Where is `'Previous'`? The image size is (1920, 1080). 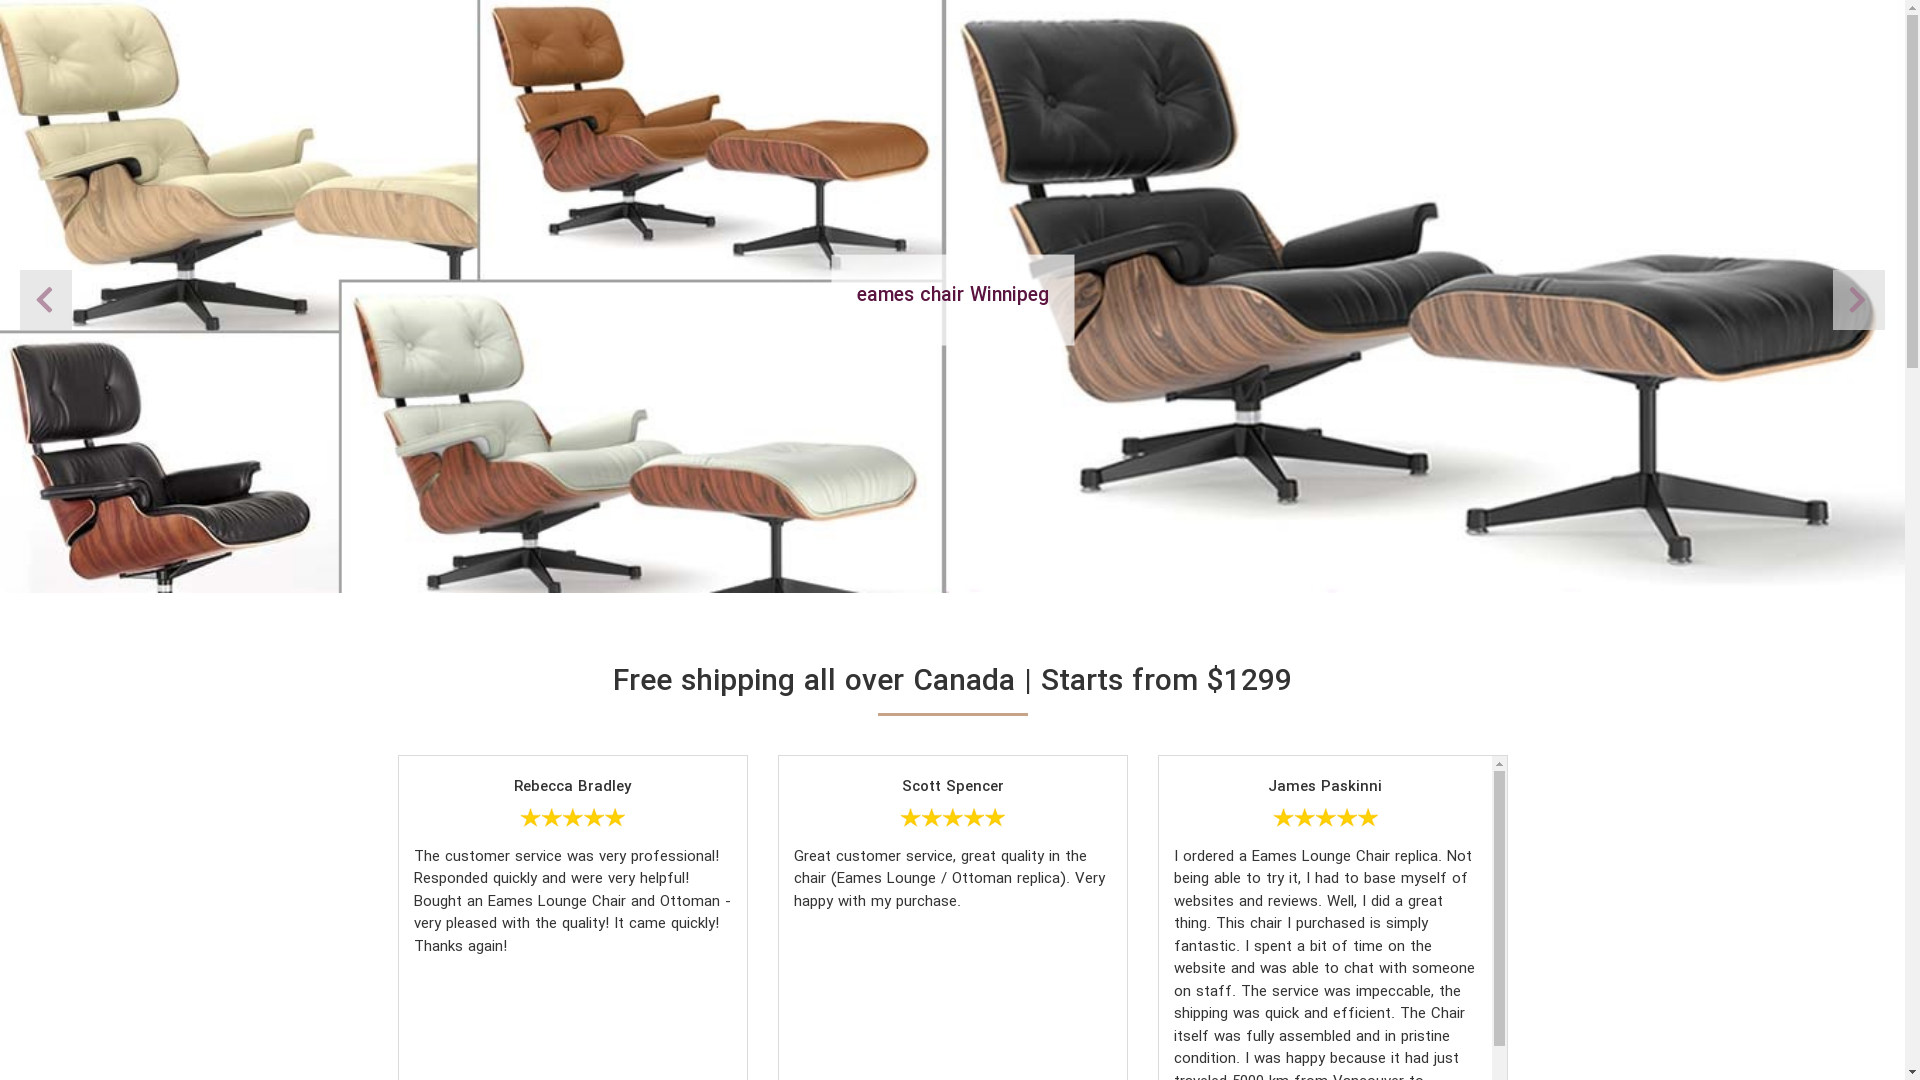 'Previous' is located at coordinates (1857, 300).